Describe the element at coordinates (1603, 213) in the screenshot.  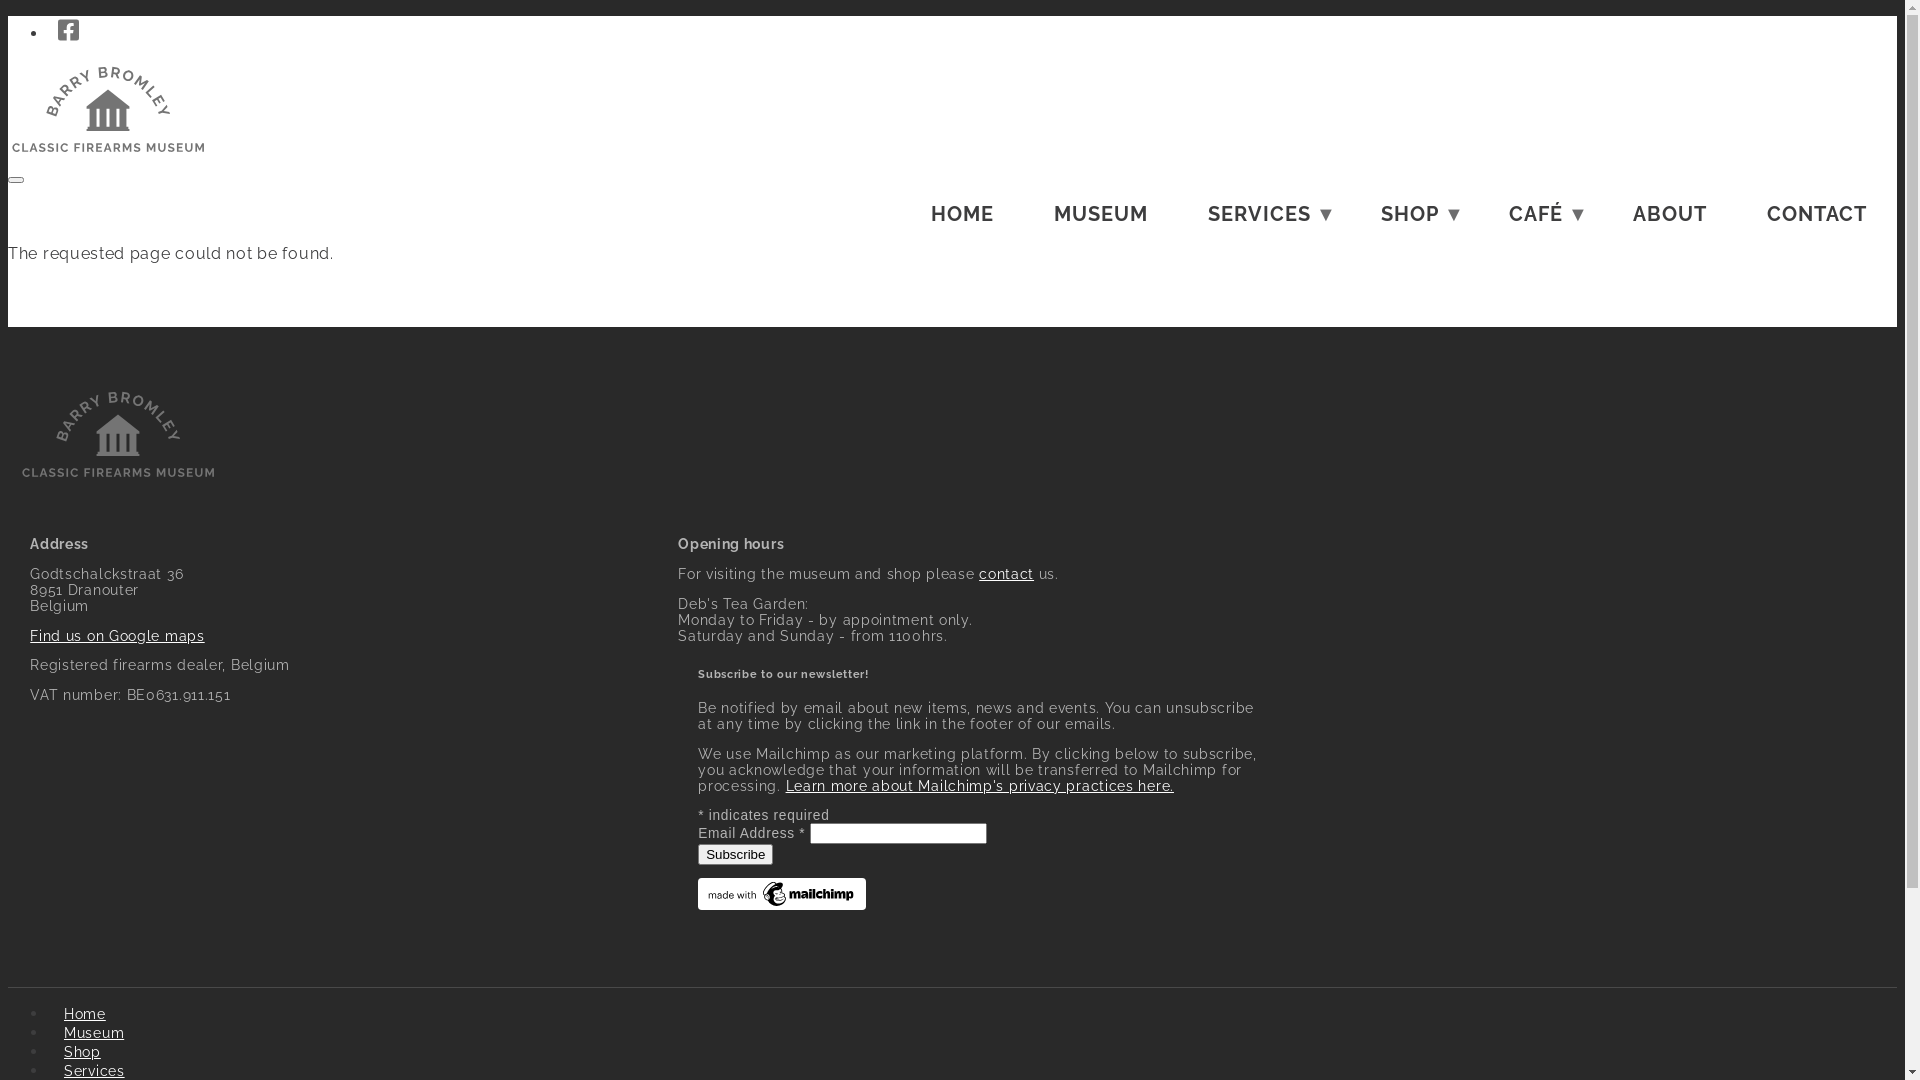
I see `'ABOUT'` at that location.